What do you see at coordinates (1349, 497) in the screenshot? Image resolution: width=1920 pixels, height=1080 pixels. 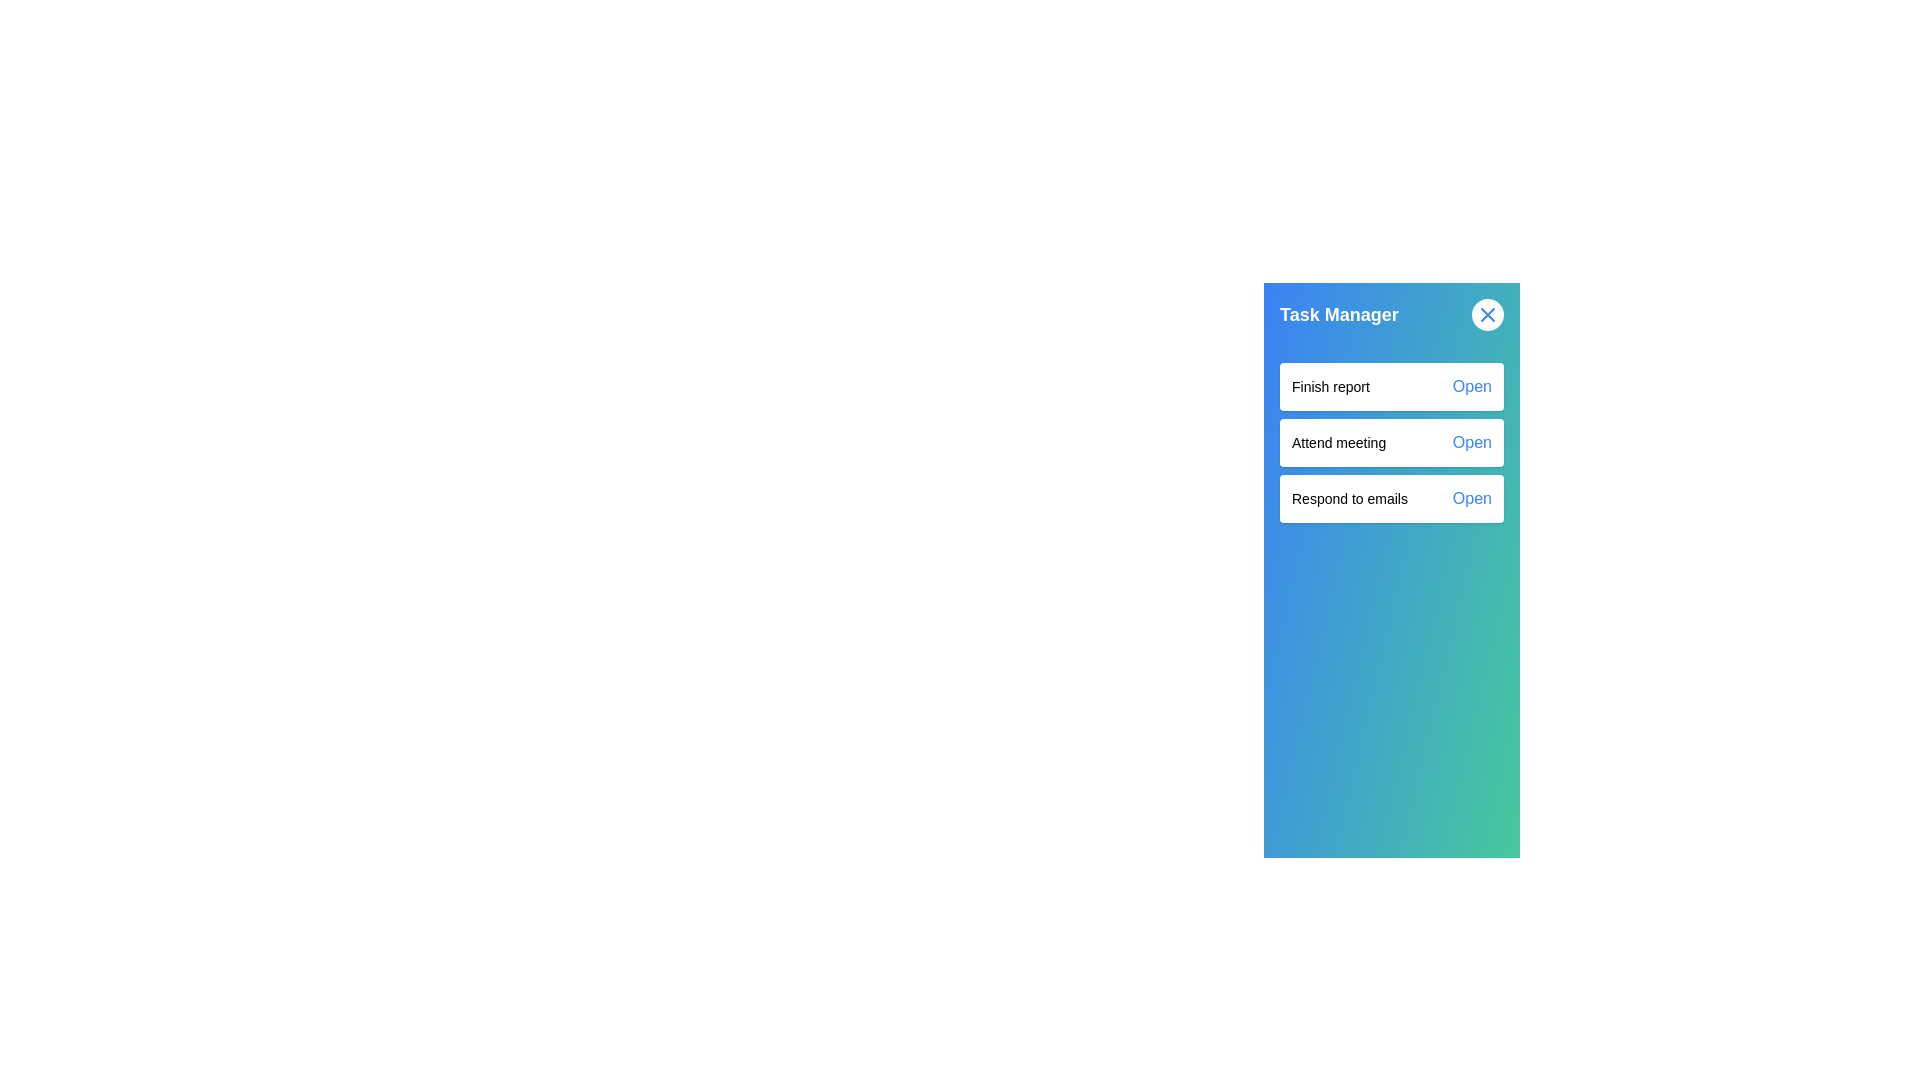 I see `the text label of the third task in the vertical list, which is displayed within a white card to the left of the 'Open' link` at bounding box center [1349, 497].